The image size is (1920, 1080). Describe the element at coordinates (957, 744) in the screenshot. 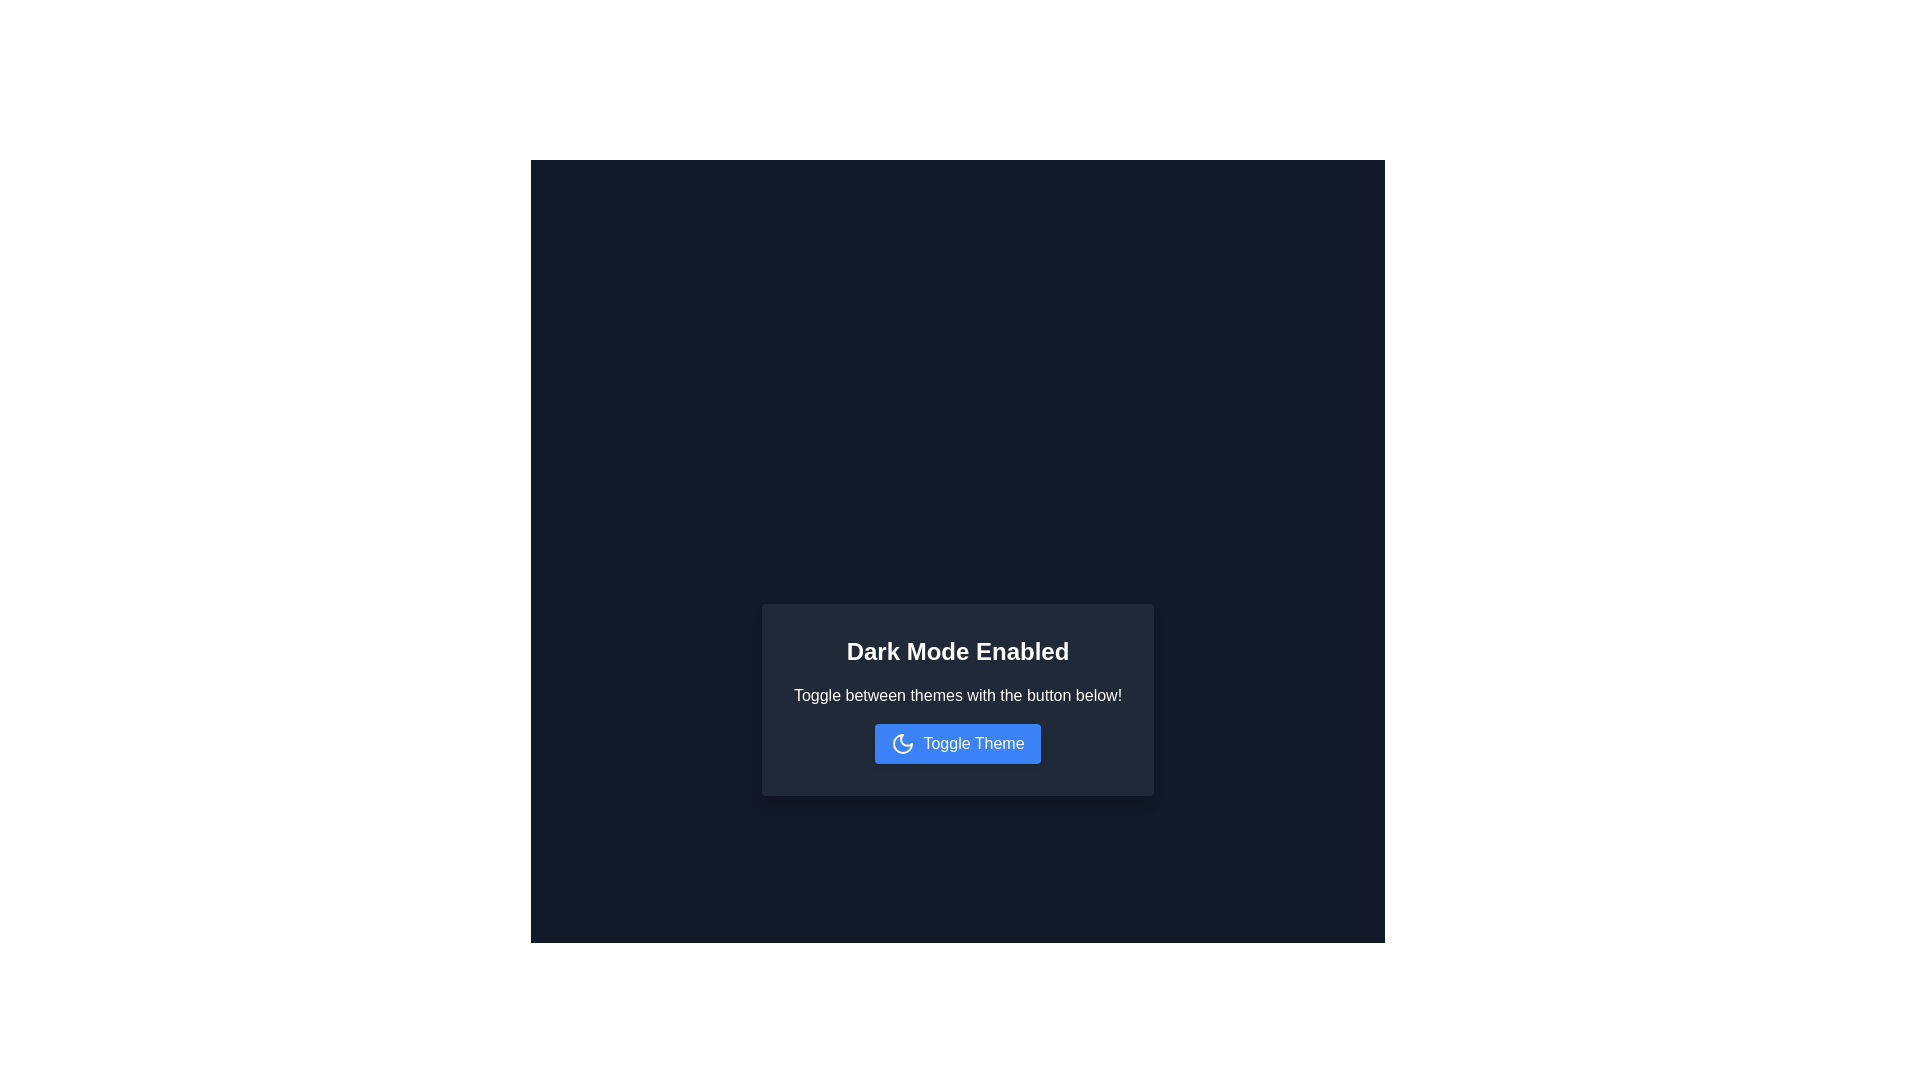

I see `the button with a blue background and a white moon icon labeled 'Toggle Theme'` at that location.